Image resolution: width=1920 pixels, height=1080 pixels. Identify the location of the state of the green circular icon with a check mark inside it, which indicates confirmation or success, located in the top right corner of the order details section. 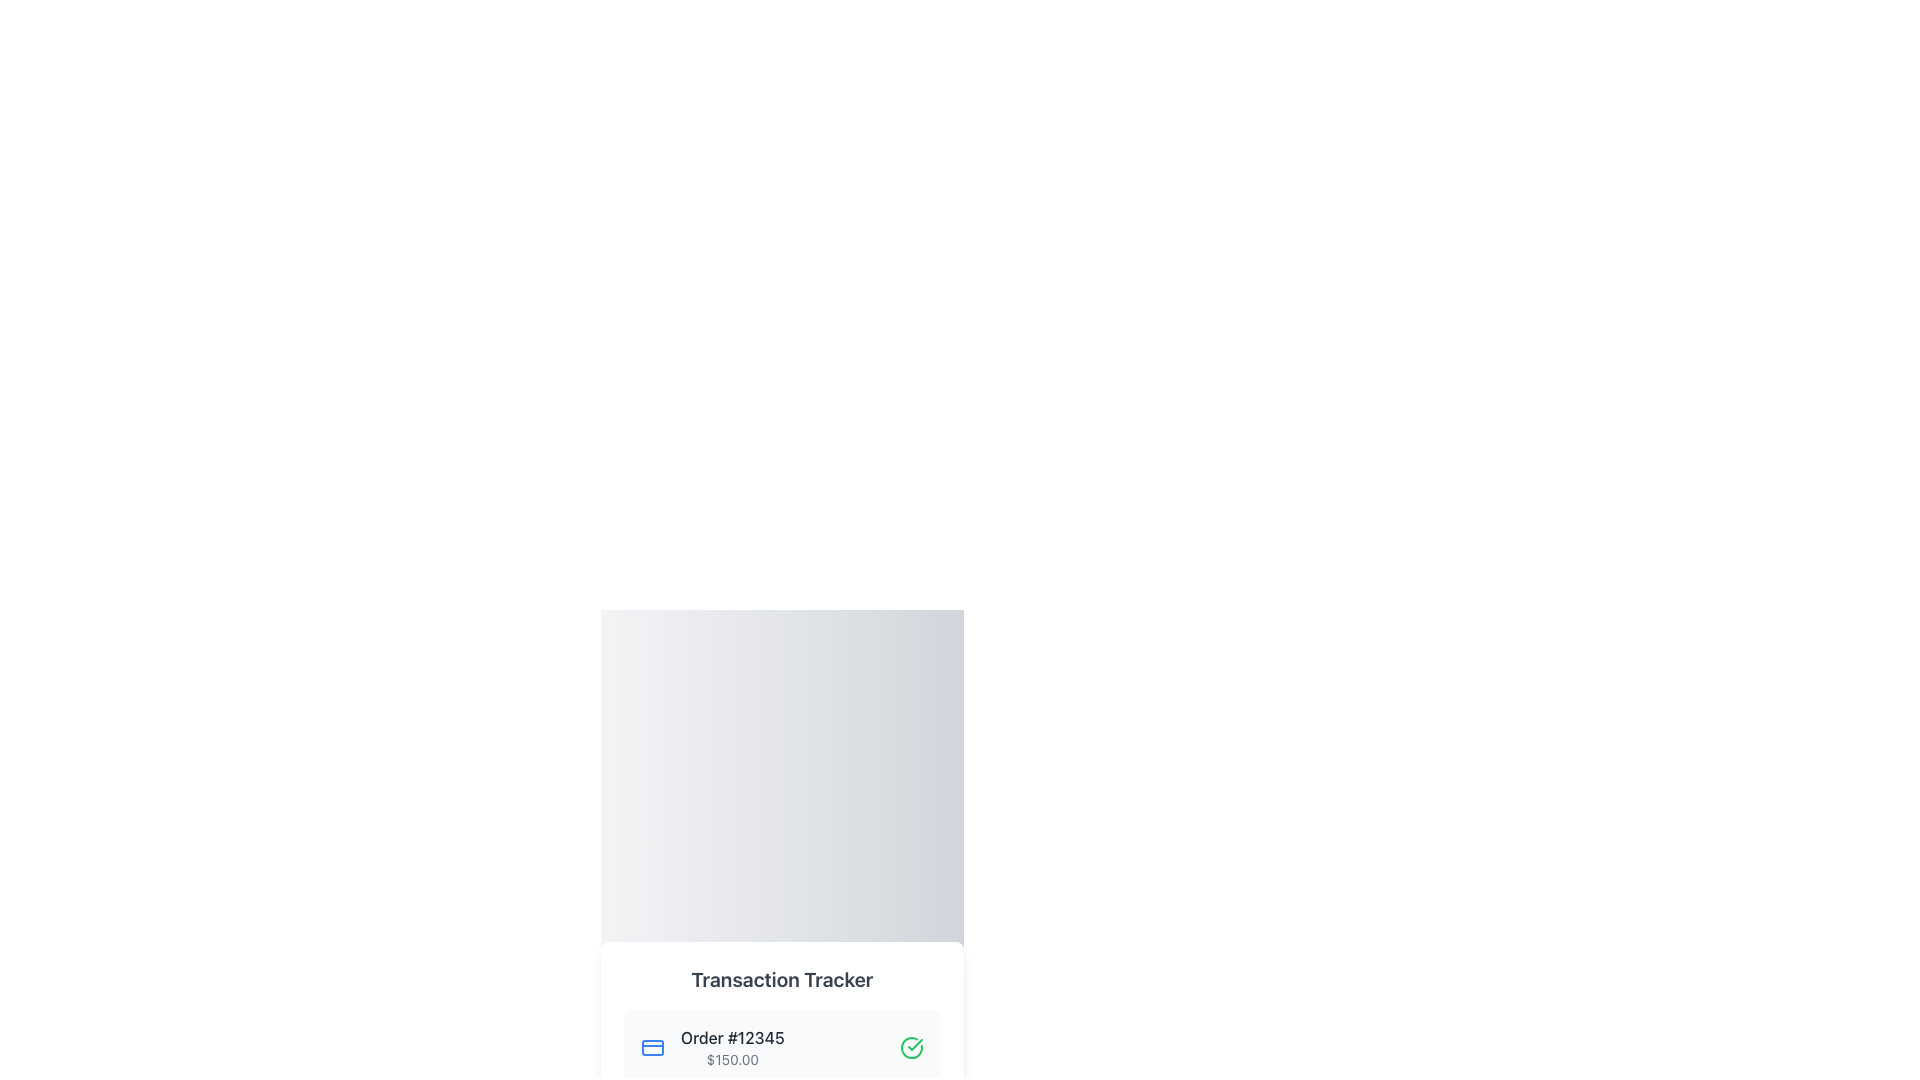
(911, 1047).